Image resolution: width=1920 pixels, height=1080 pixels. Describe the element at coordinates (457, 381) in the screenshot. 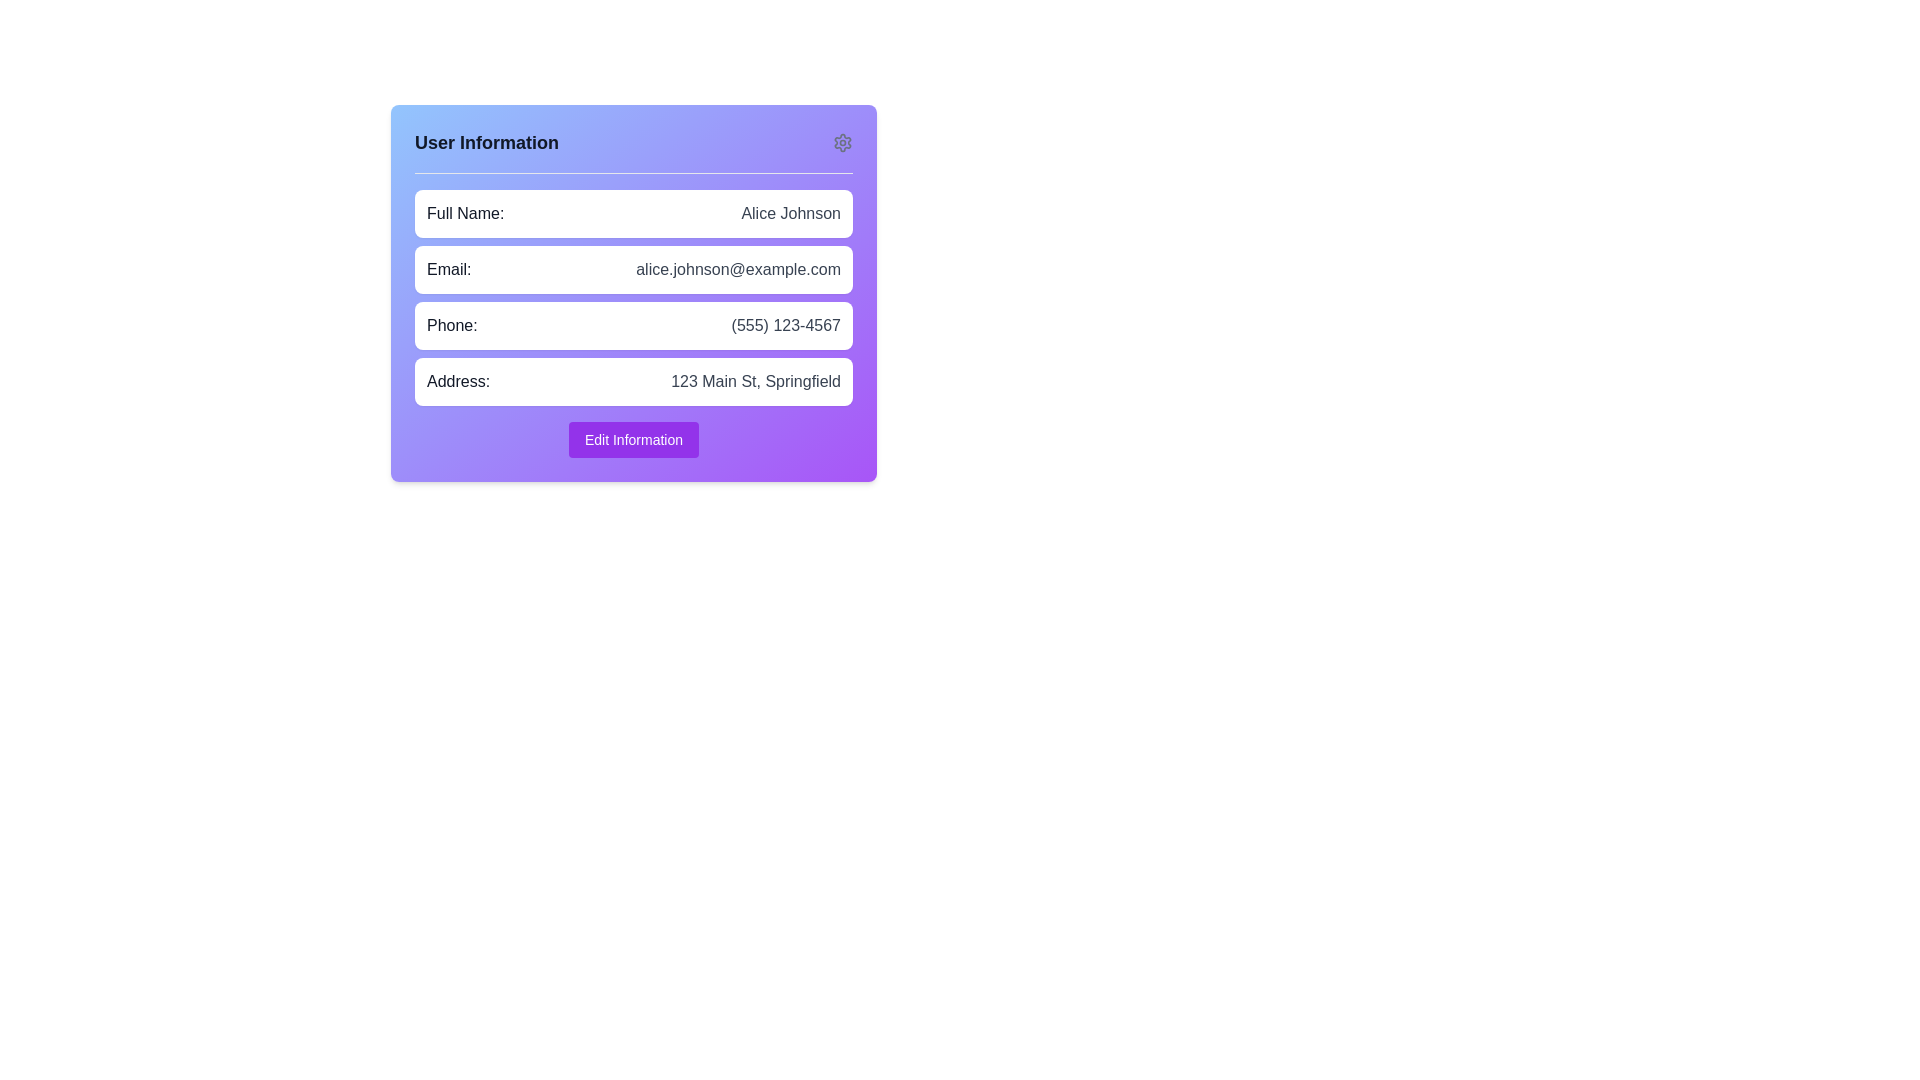

I see `the label displaying 'Address:' in bold font, which is positioned to the left of the address value '123 Main St, Springfield' within the user information form` at that location.